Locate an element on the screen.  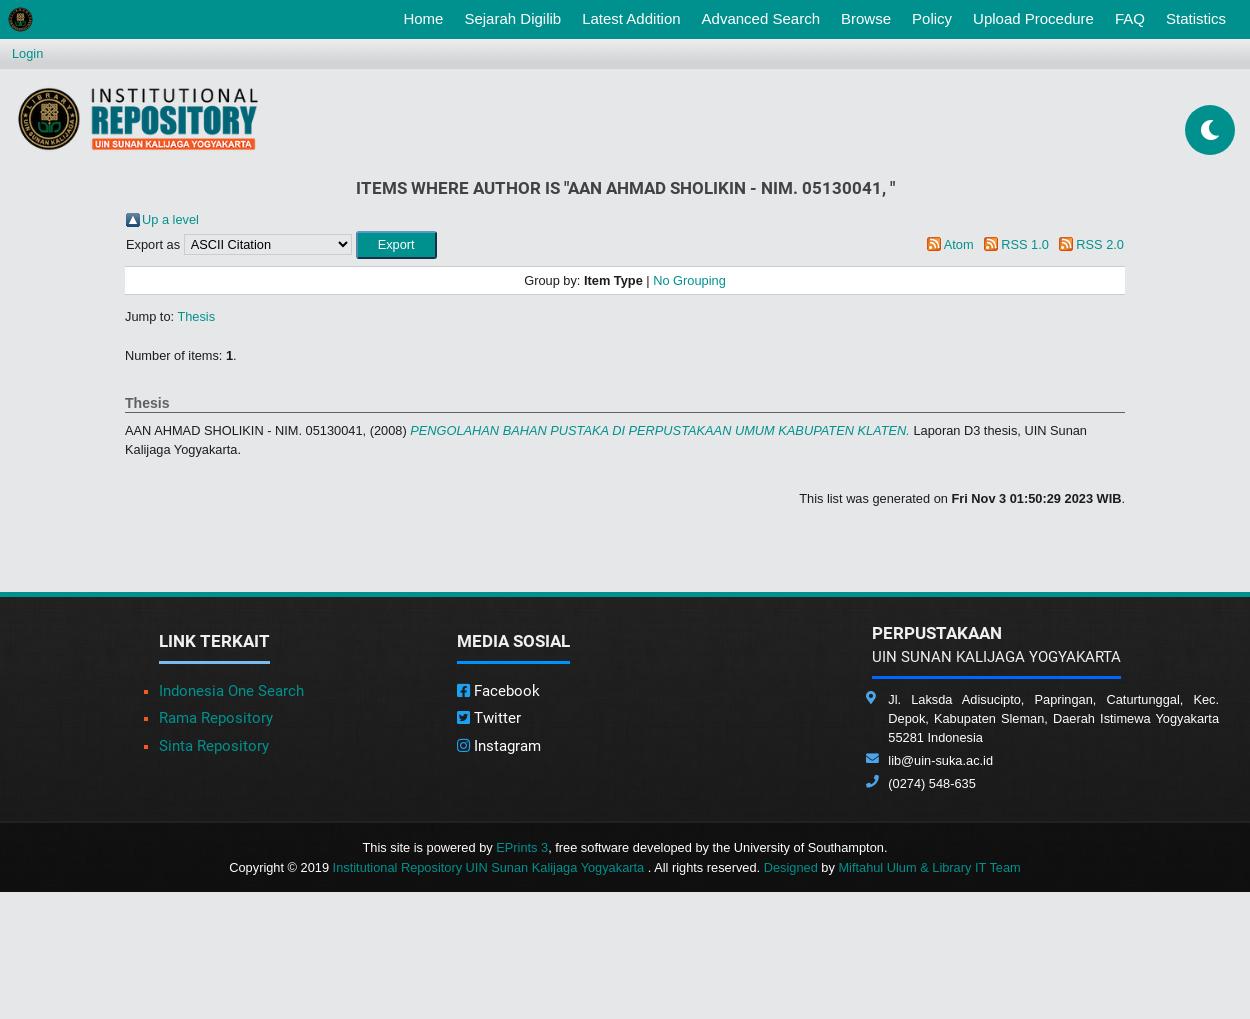
'Login' is located at coordinates (11, 53).